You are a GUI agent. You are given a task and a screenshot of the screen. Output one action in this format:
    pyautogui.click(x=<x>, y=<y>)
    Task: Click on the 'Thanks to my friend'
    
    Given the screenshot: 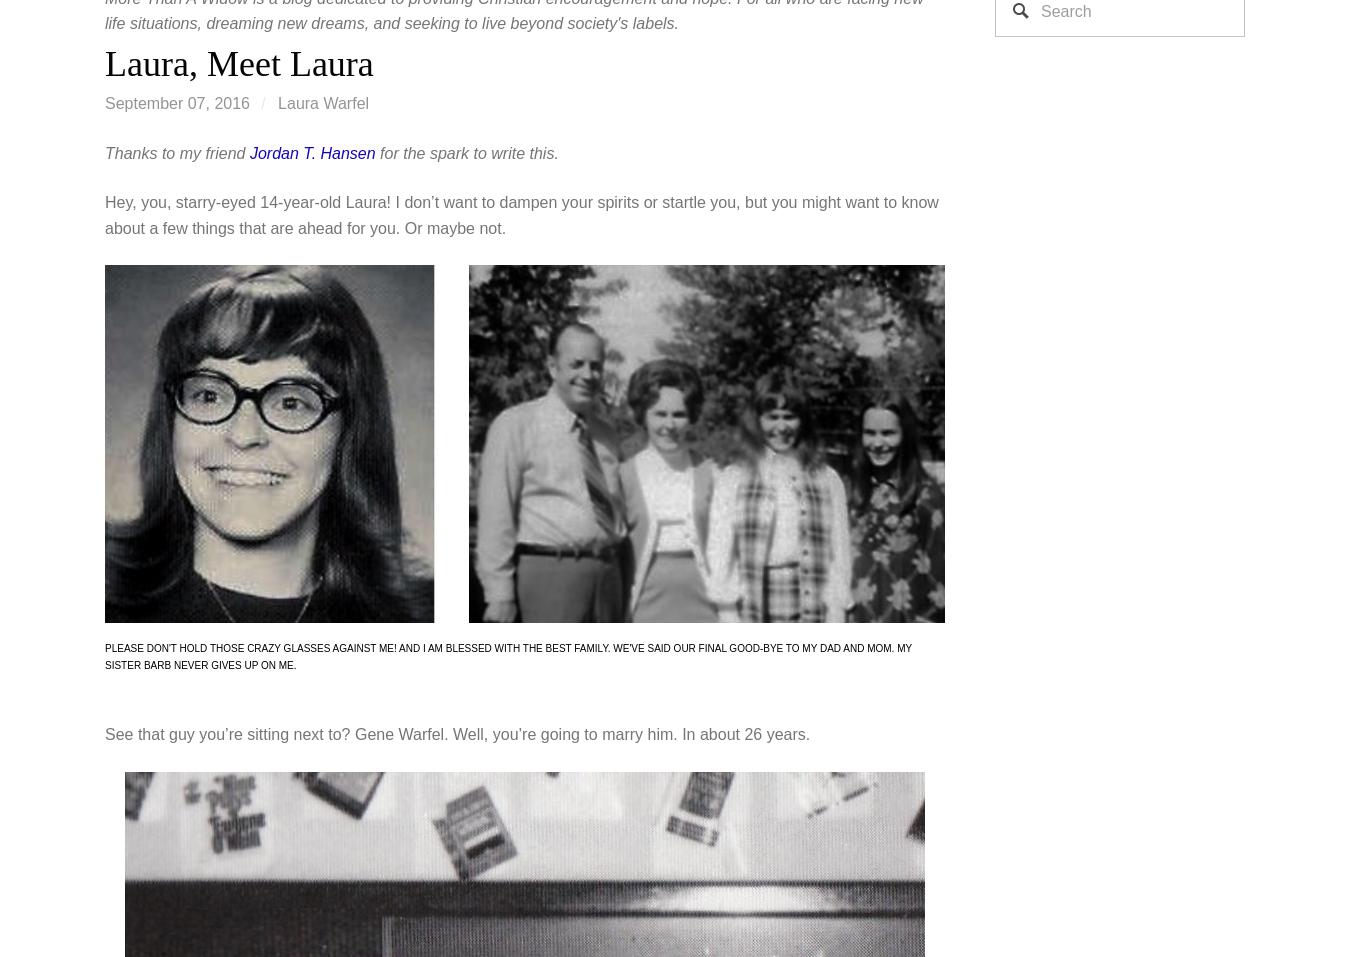 What is the action you would take?
    pyautogui.click(x=176, y=152)
    